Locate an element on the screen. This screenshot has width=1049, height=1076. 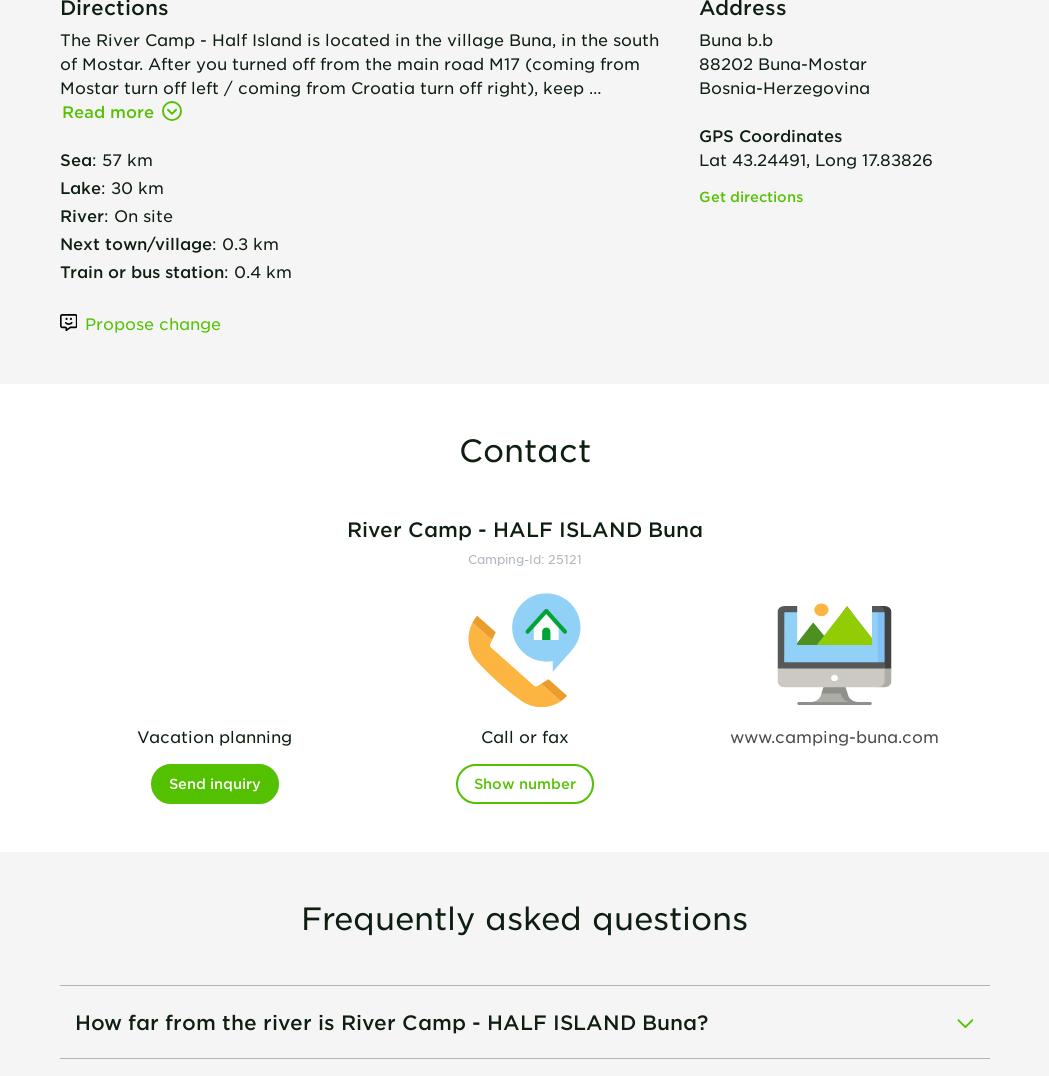
'0.4 km' is located at coordinates (232, 269).